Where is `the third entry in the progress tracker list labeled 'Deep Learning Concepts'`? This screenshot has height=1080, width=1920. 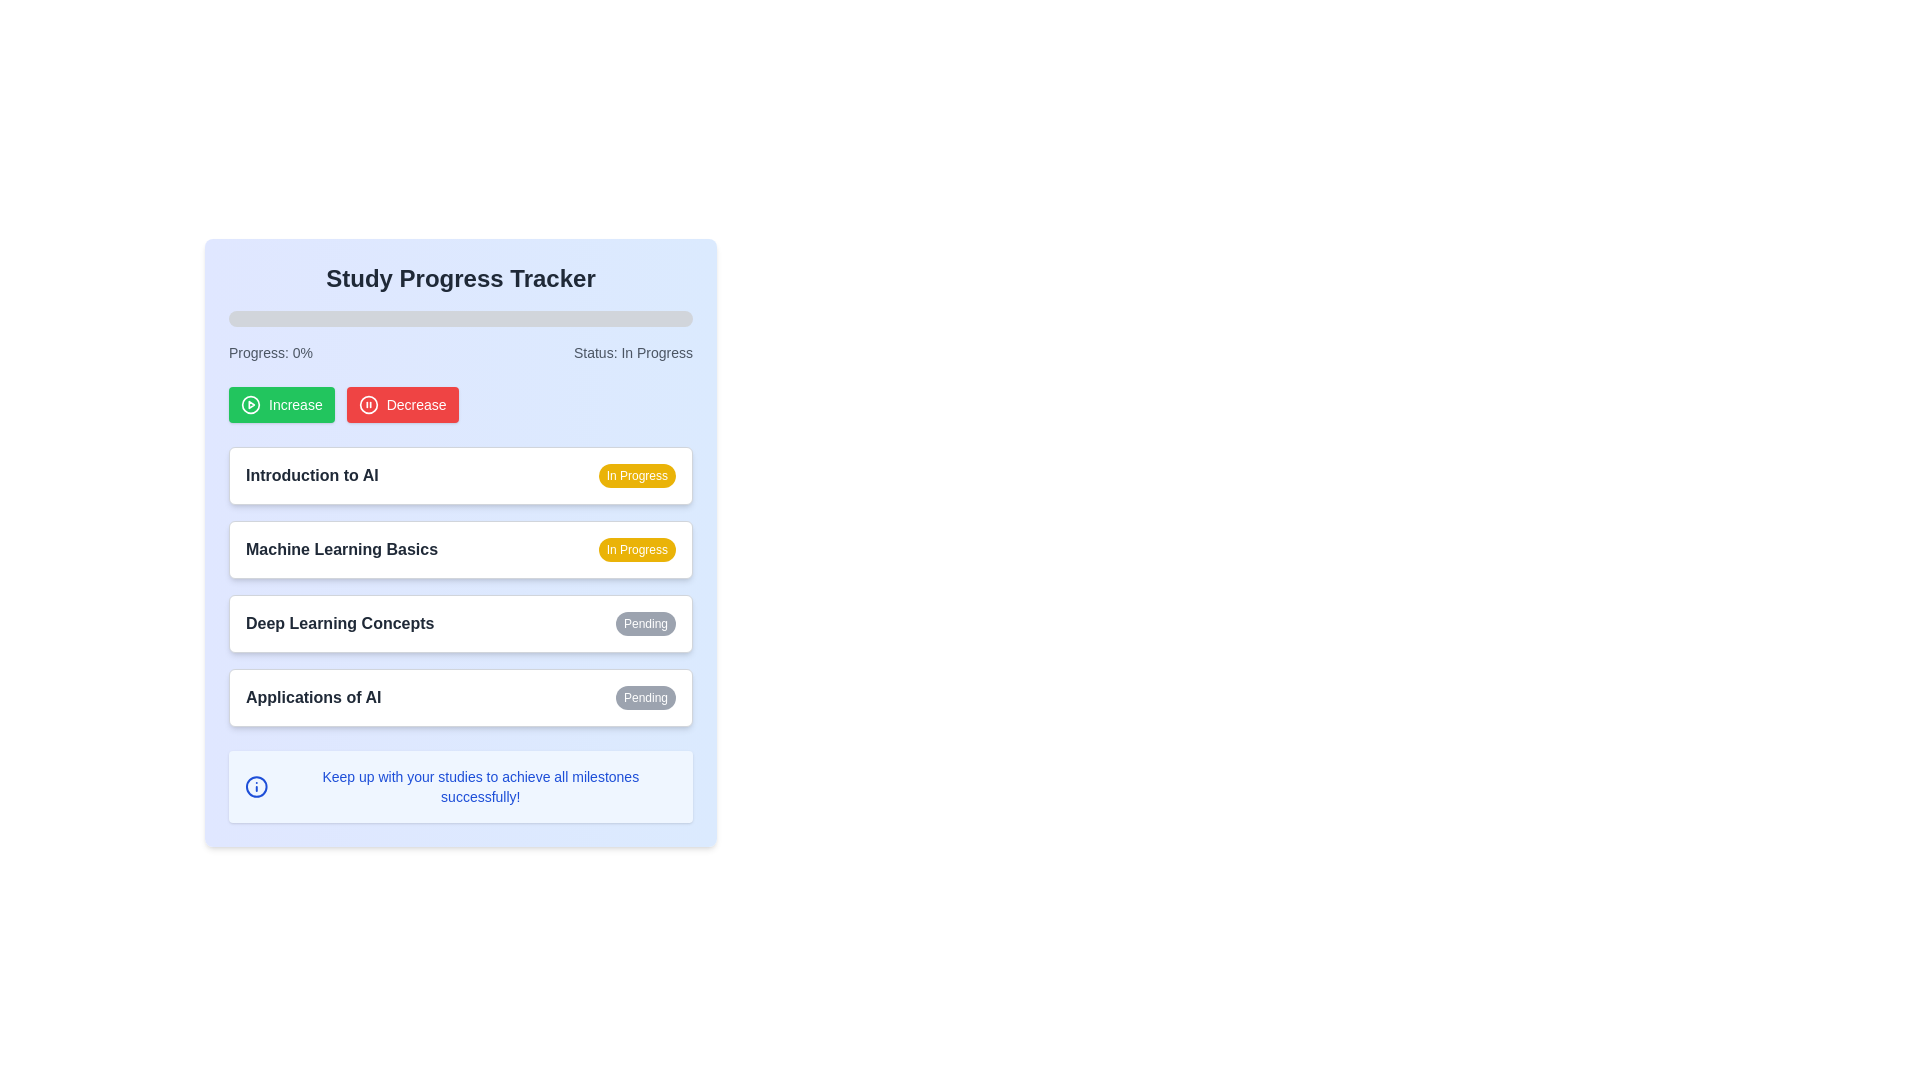
the third entry in the progress tracker list labeled 'Deep Learning Concepts' is located at coordinates (459, 623).